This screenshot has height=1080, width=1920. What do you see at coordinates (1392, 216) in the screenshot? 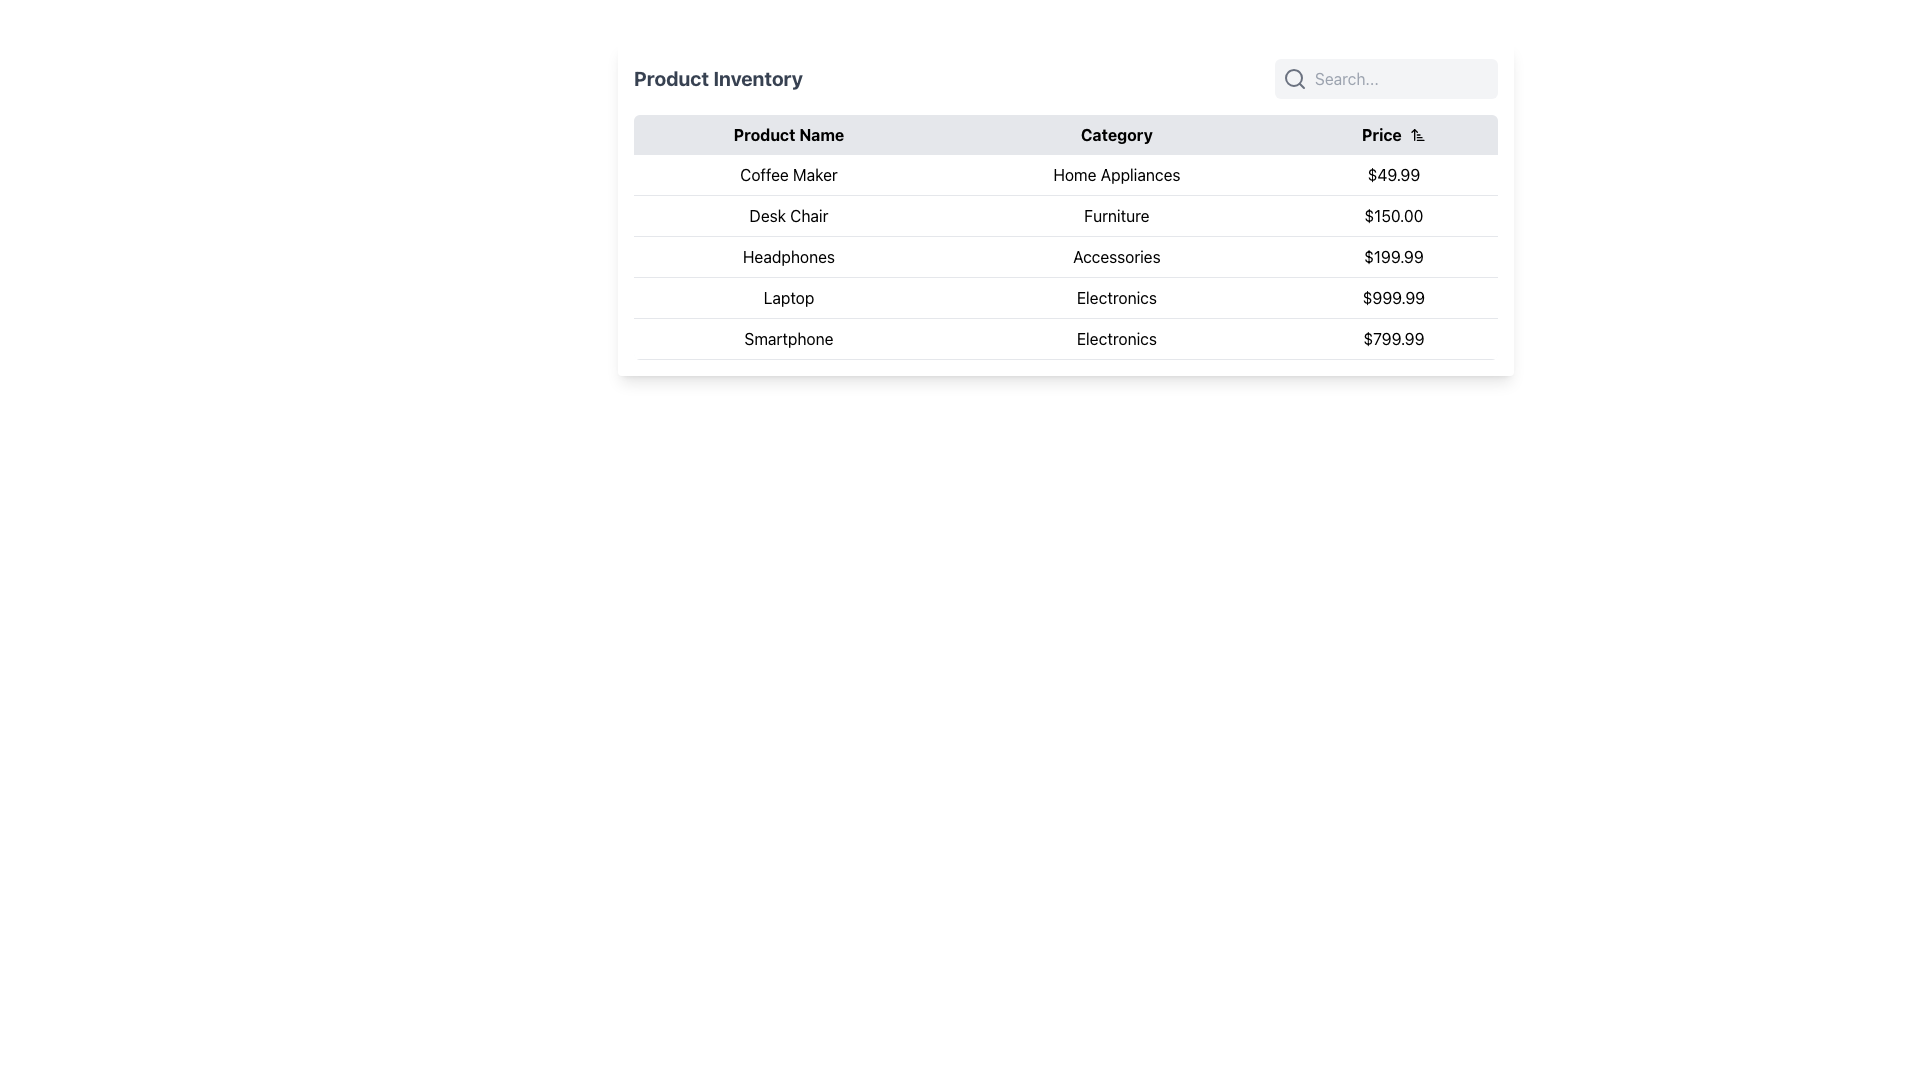
I see `the price label for the 'Desk Chair' product, located in the third column of the table under the 'Price' heading` at bounding box center [1392, 216].